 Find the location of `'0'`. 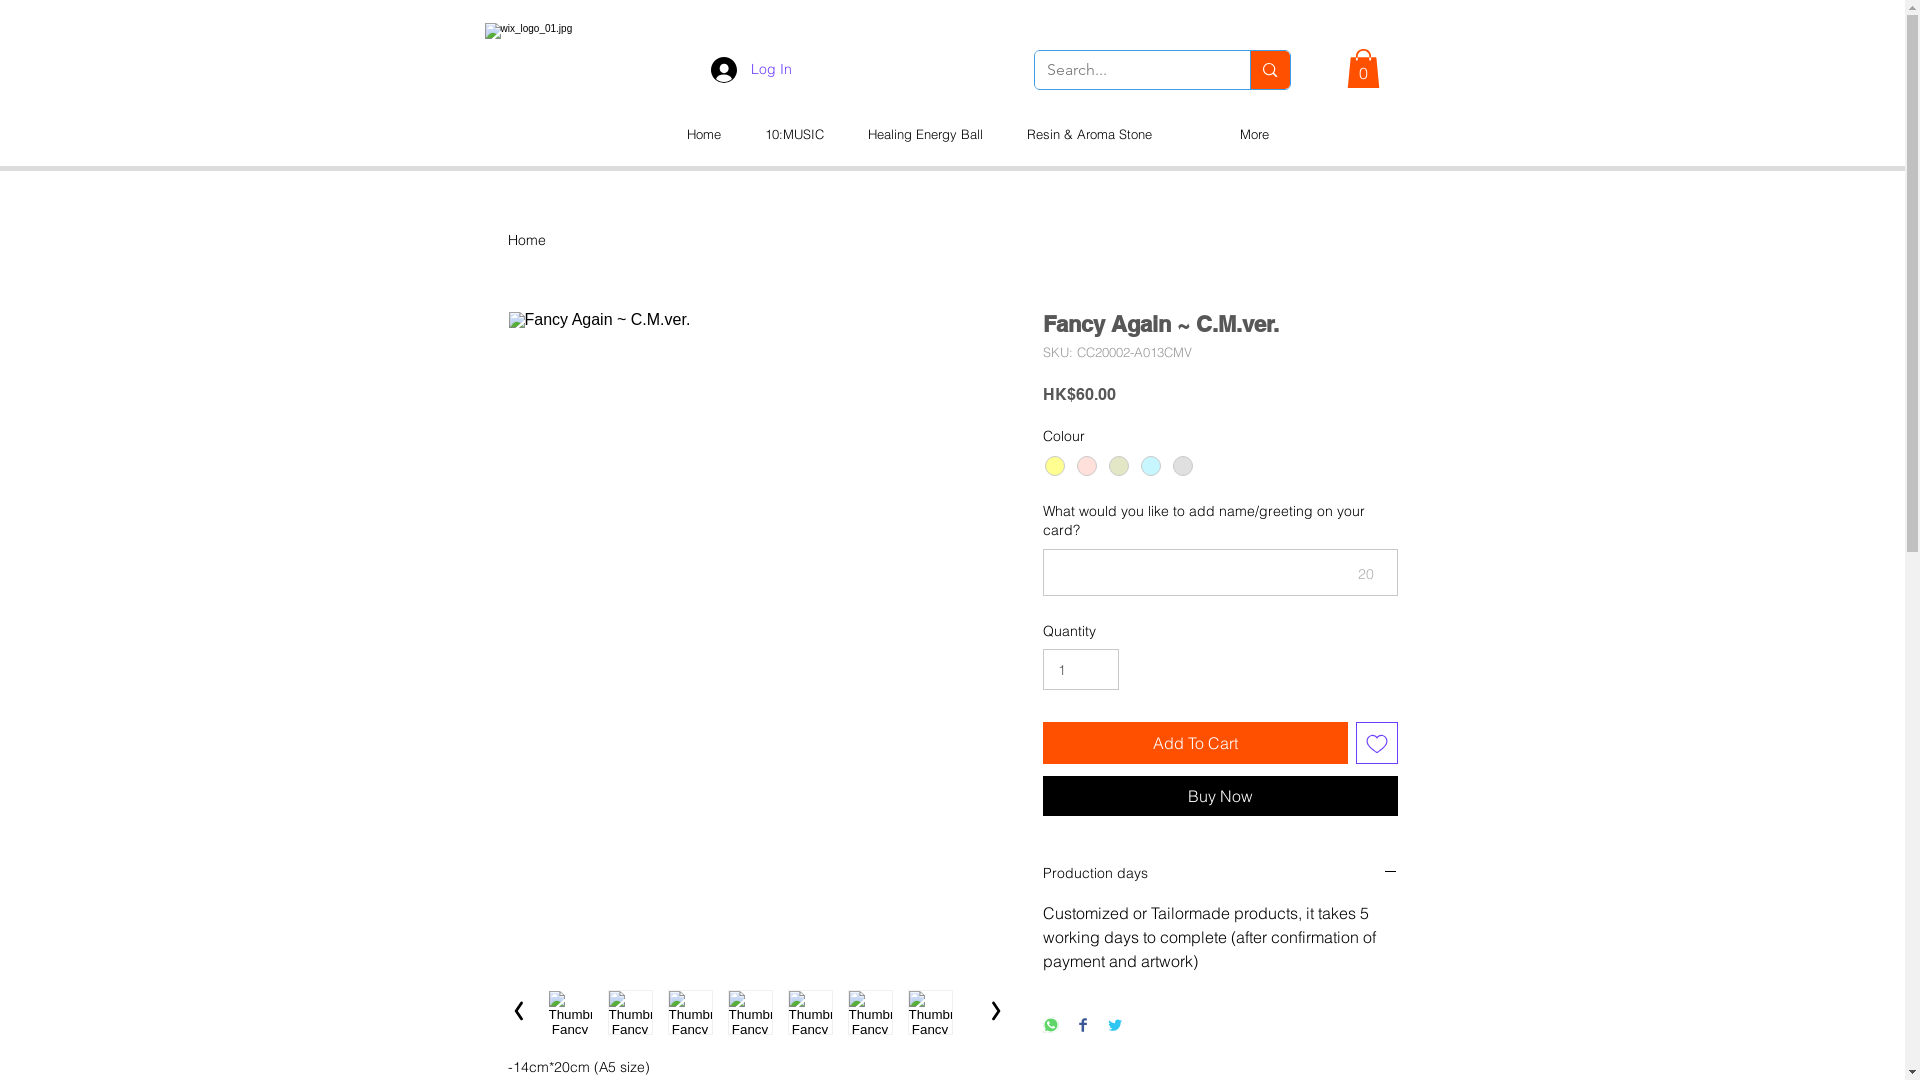

'0' is located at coordinates (1361, 67).